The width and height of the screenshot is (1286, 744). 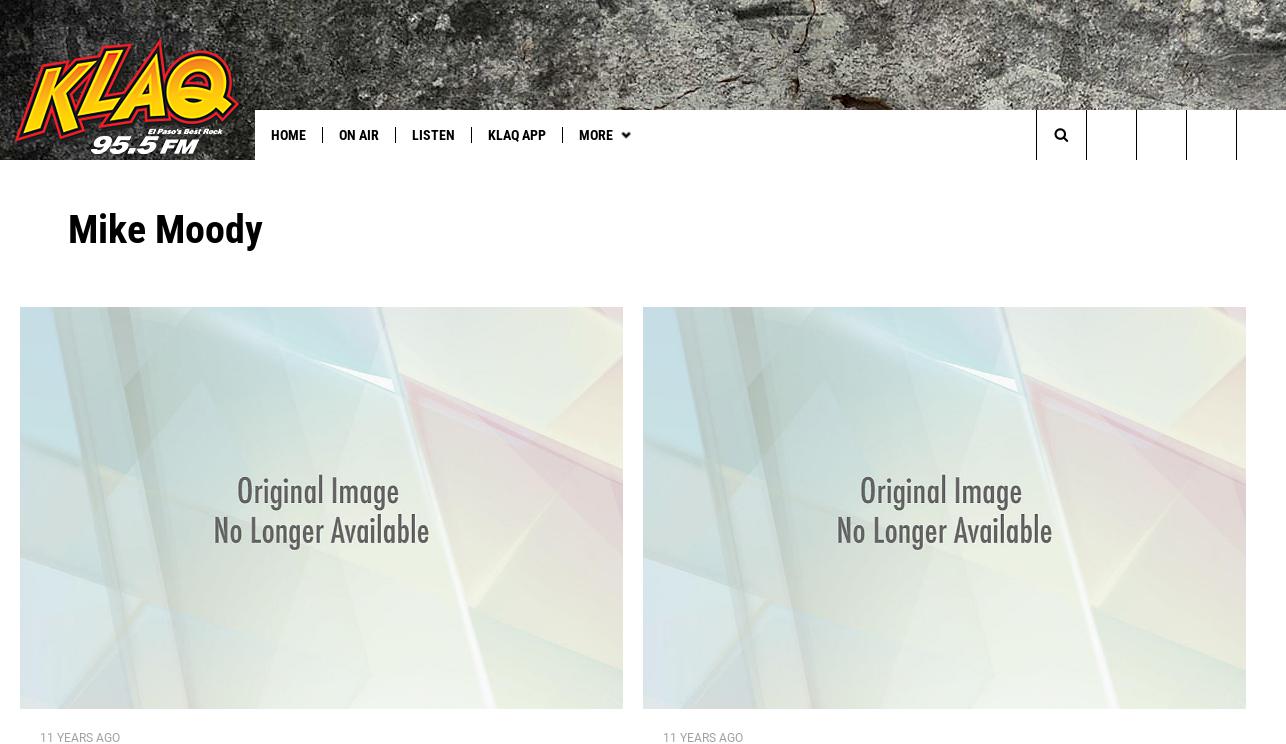 I want to click on 'More', so click(x=595, y=135).